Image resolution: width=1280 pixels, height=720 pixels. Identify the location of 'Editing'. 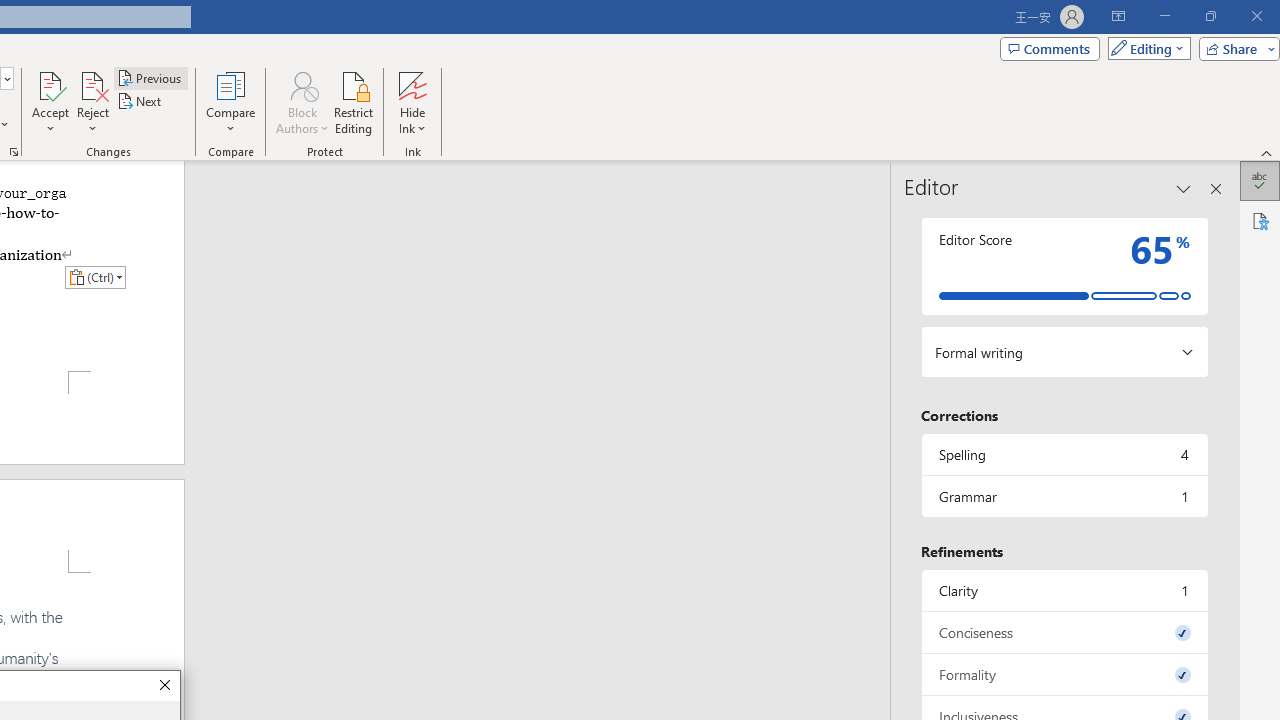
(1144, 47).